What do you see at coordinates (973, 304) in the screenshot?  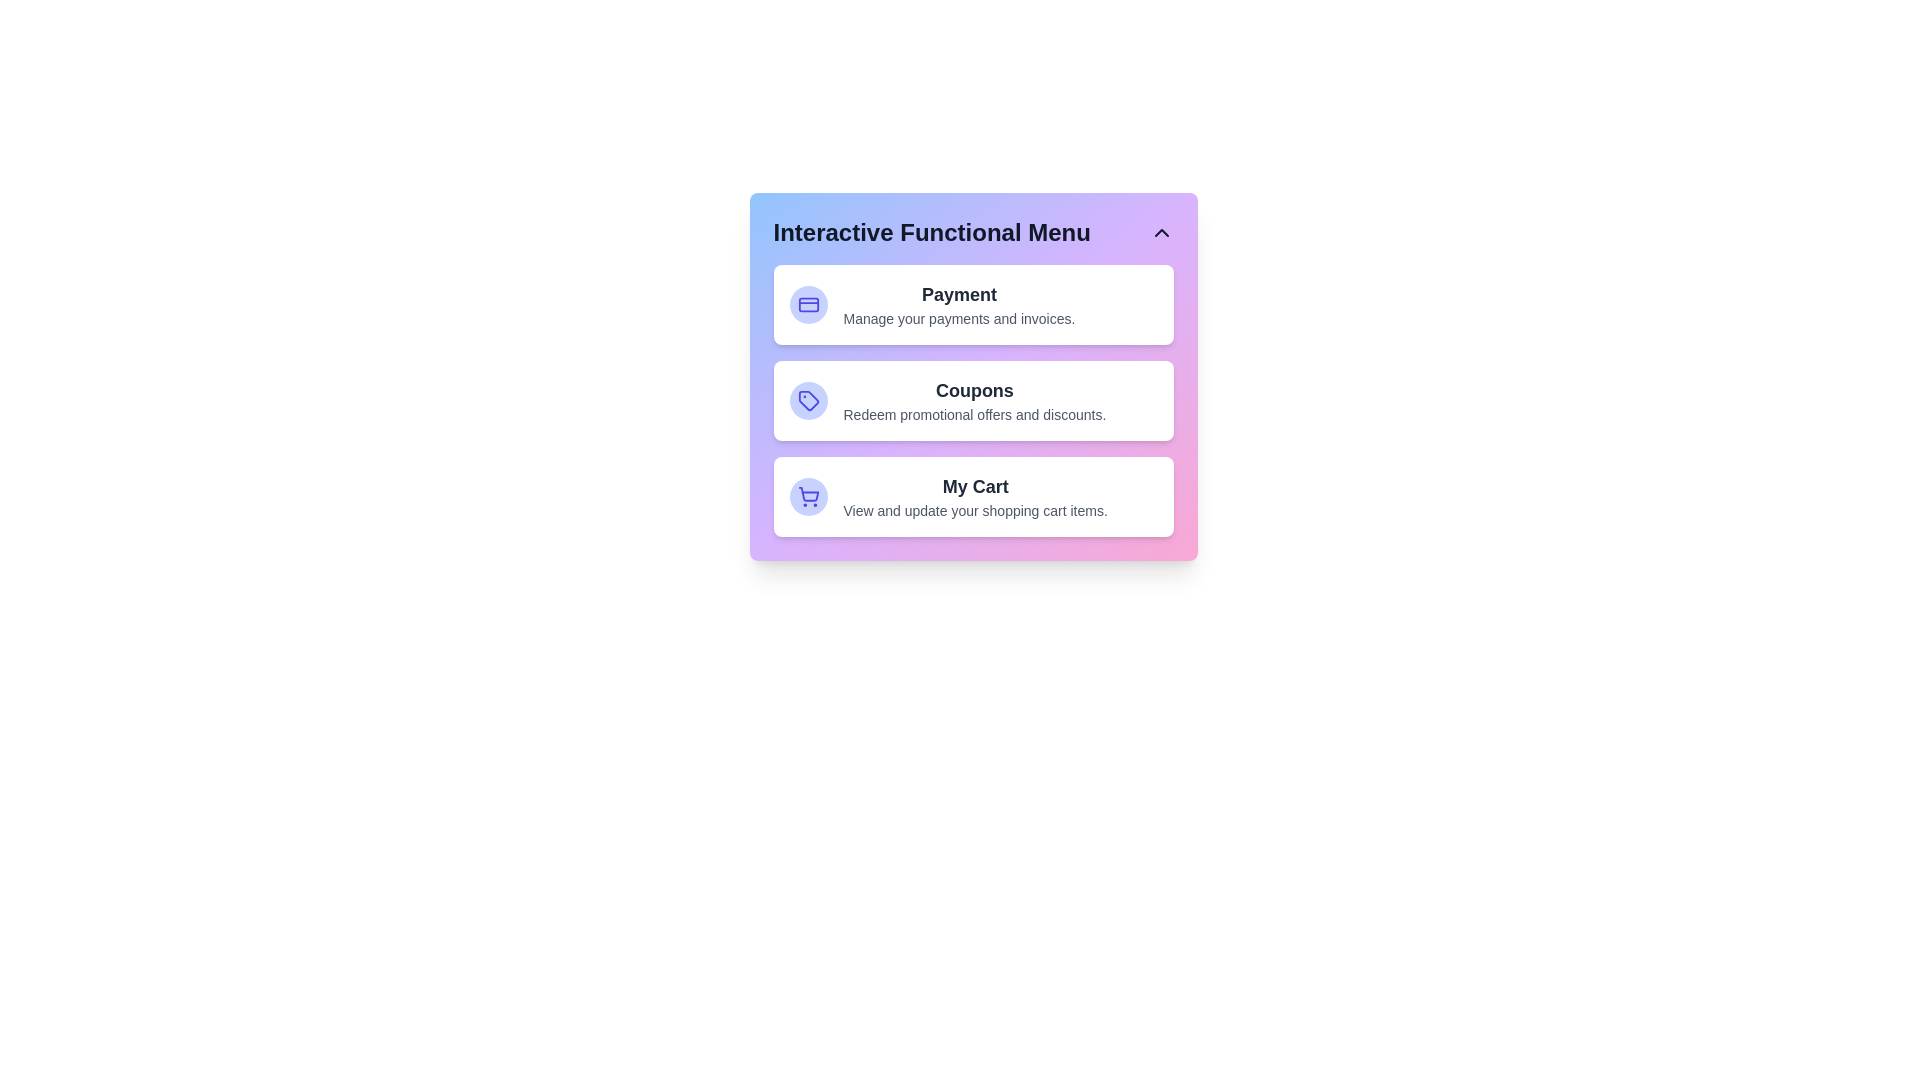 I see `the menu item Payment to select it` at bounding box center [973, 304].